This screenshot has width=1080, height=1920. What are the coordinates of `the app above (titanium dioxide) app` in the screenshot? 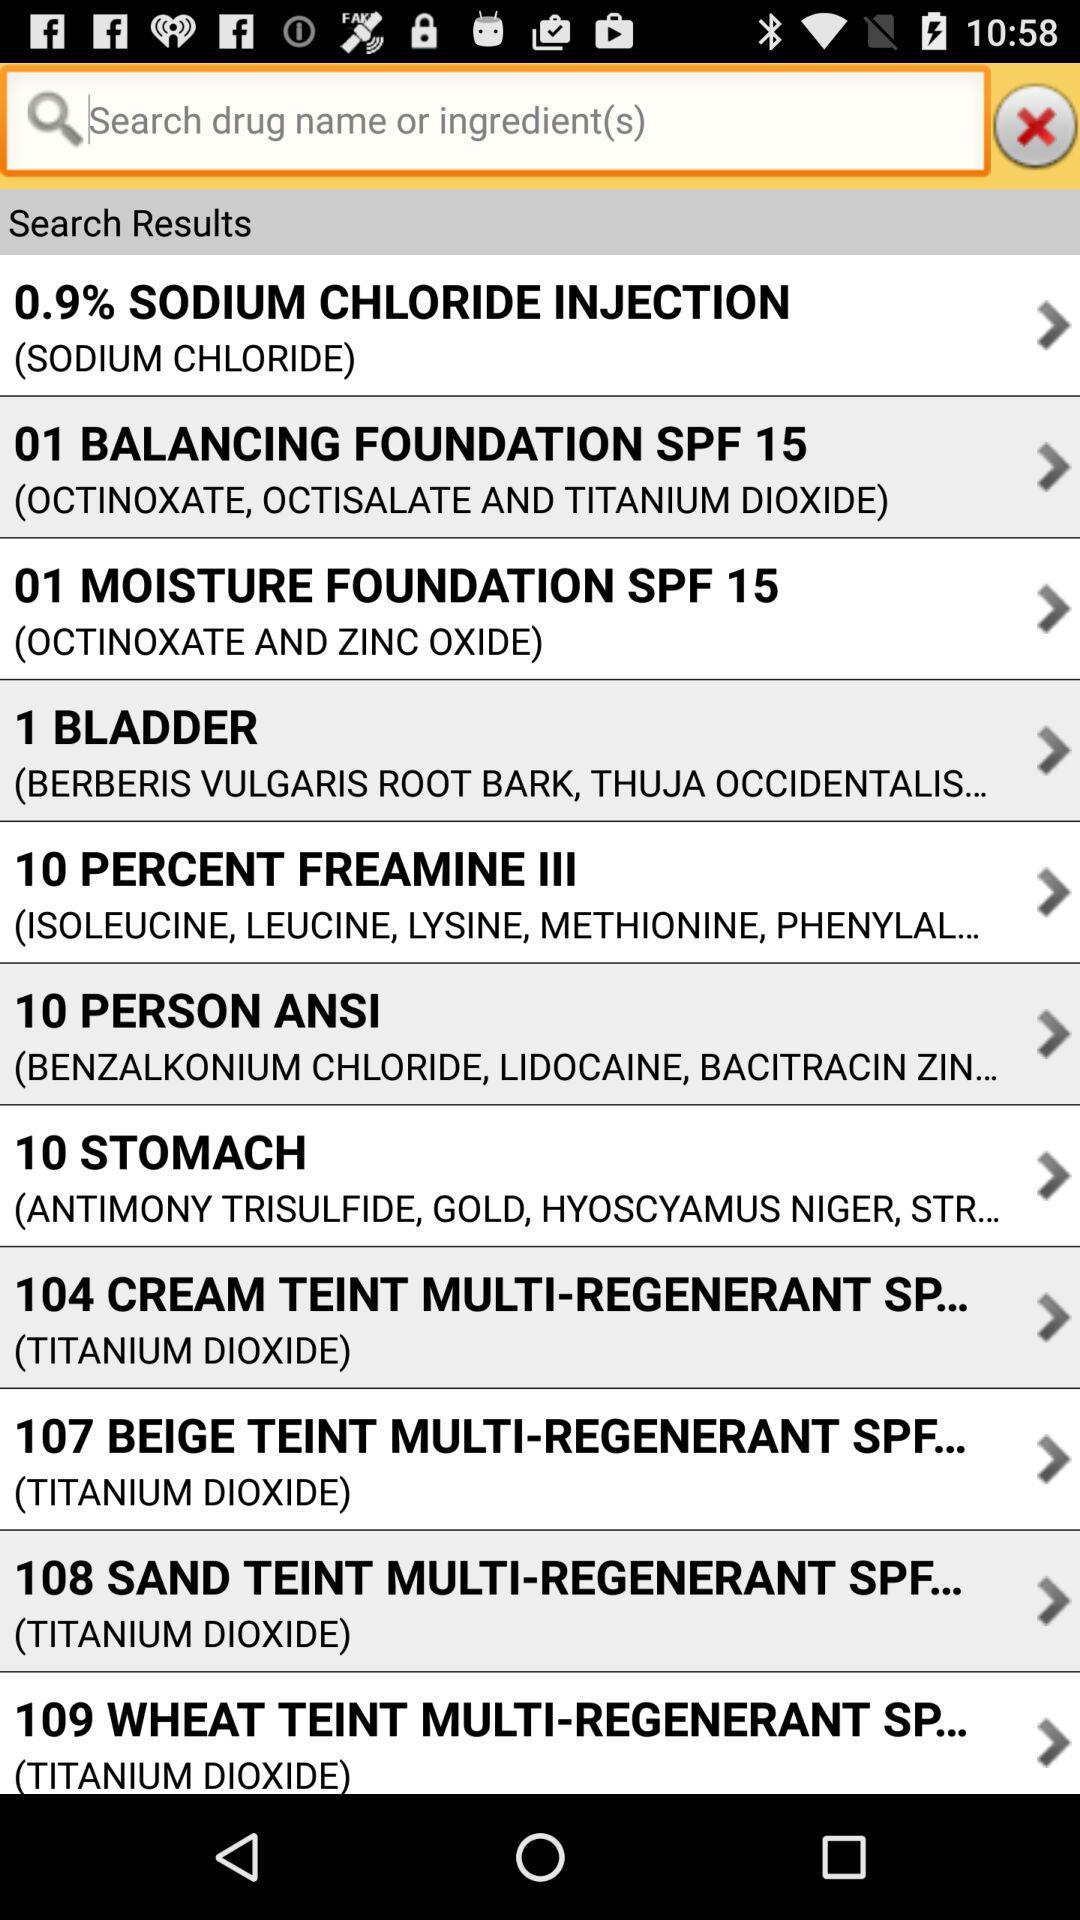 It's located at (499, 1433).